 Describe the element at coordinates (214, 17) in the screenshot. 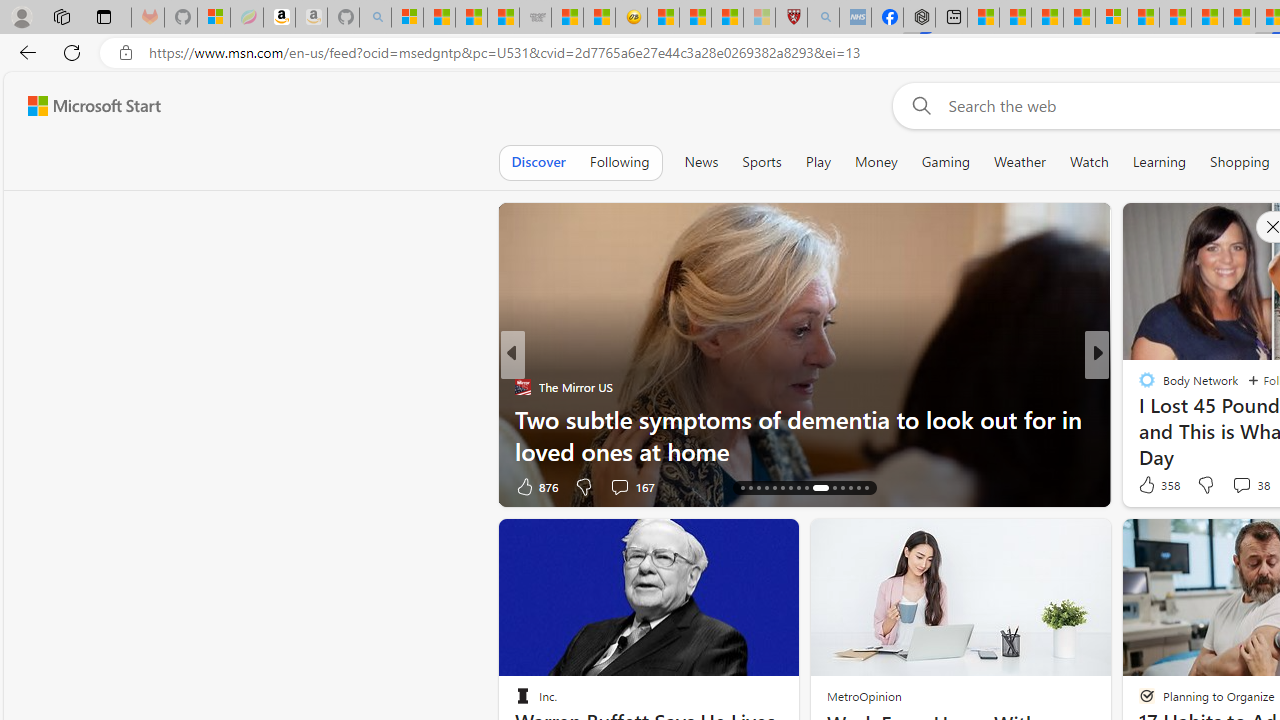

I see `'Microsoft-Report a Concern to Bing'` at that location.